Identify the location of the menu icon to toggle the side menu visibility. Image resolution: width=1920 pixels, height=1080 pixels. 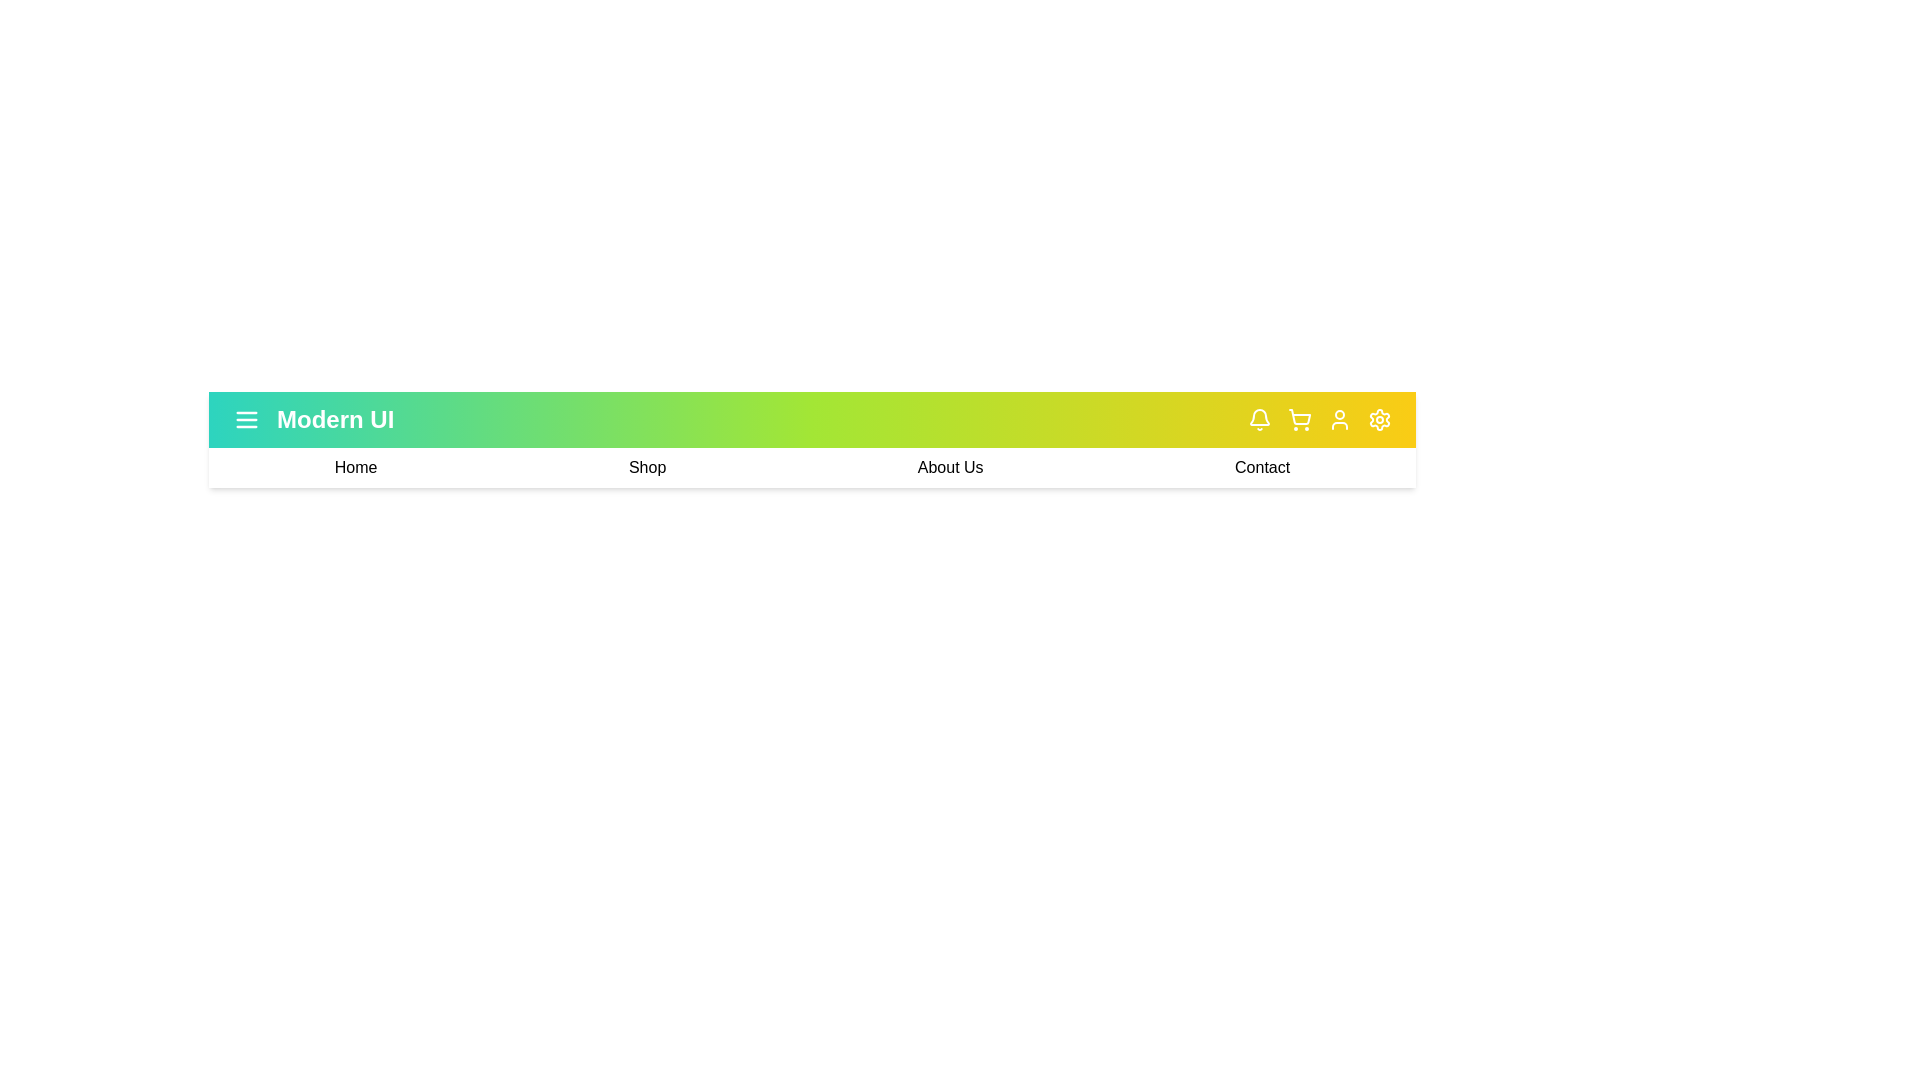
(245, 419).